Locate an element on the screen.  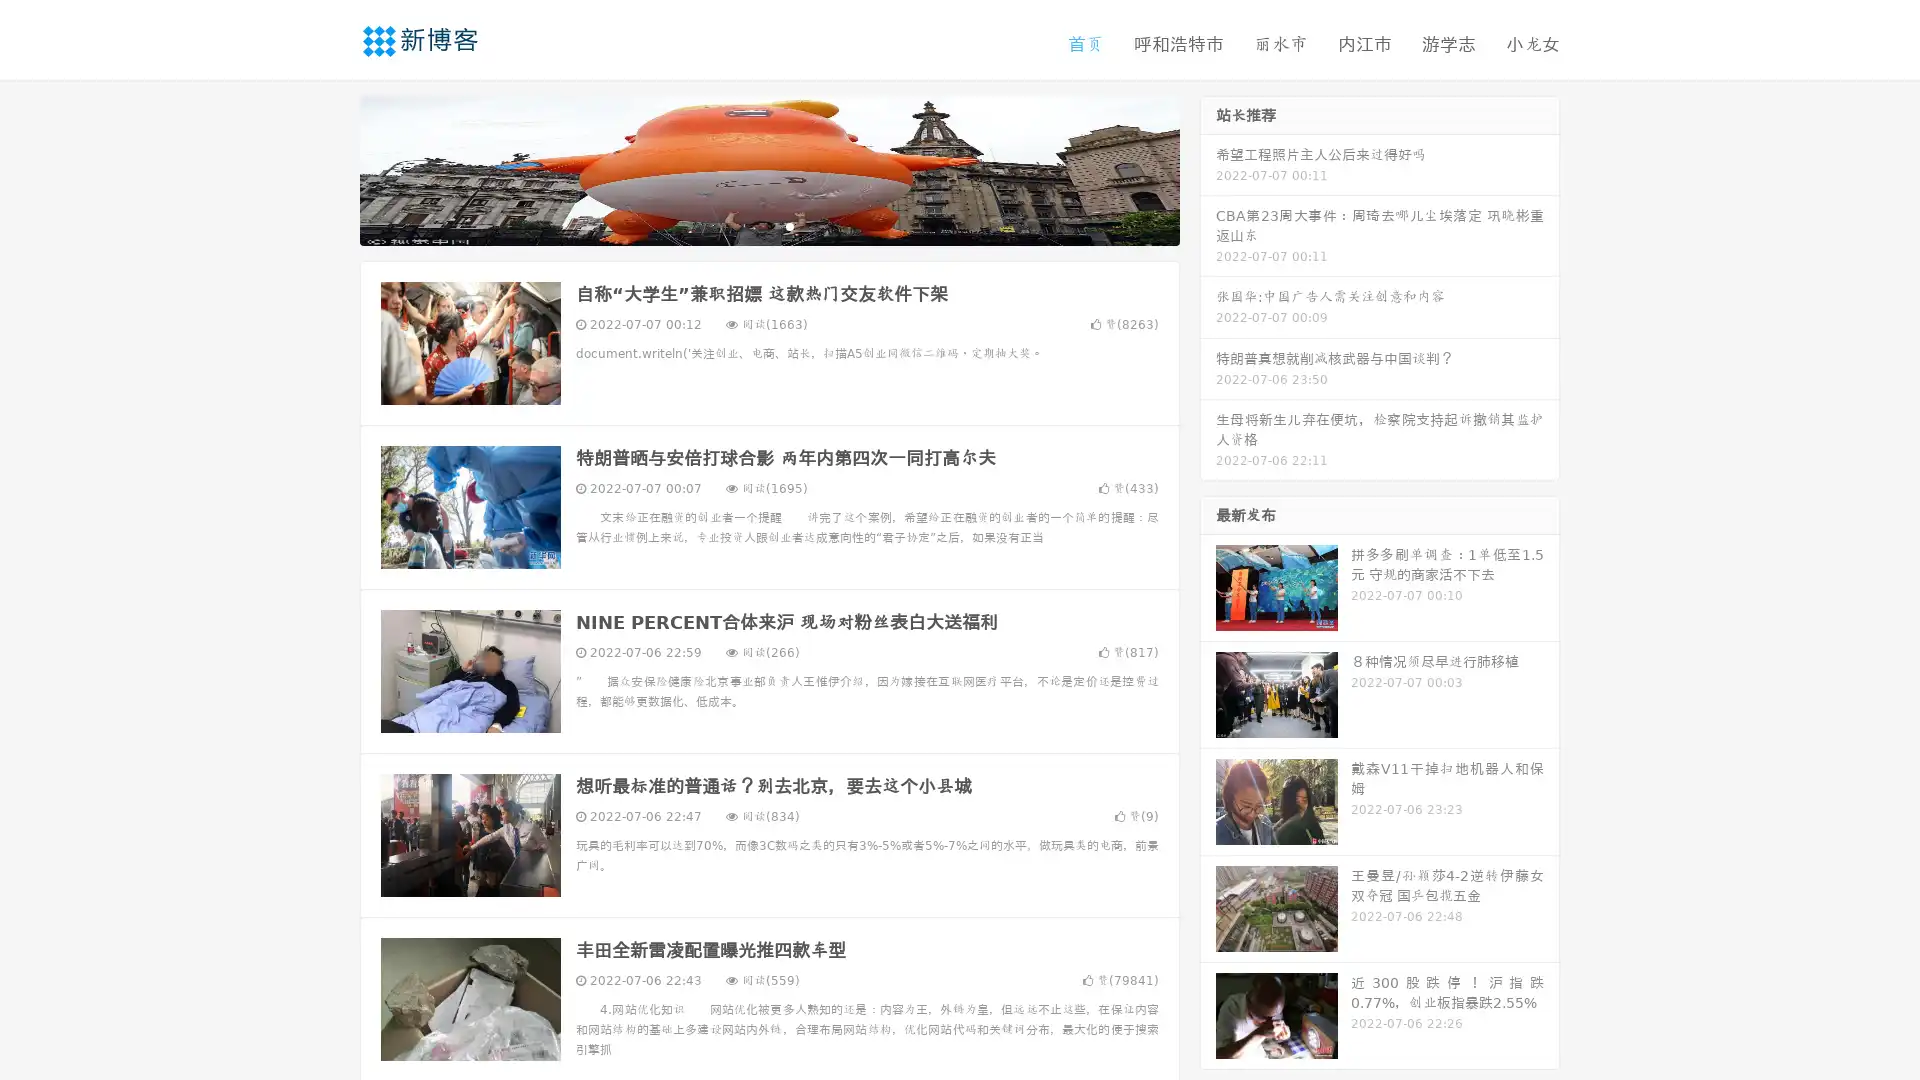
Go to slide 2 is located at coordinates (768, 225).